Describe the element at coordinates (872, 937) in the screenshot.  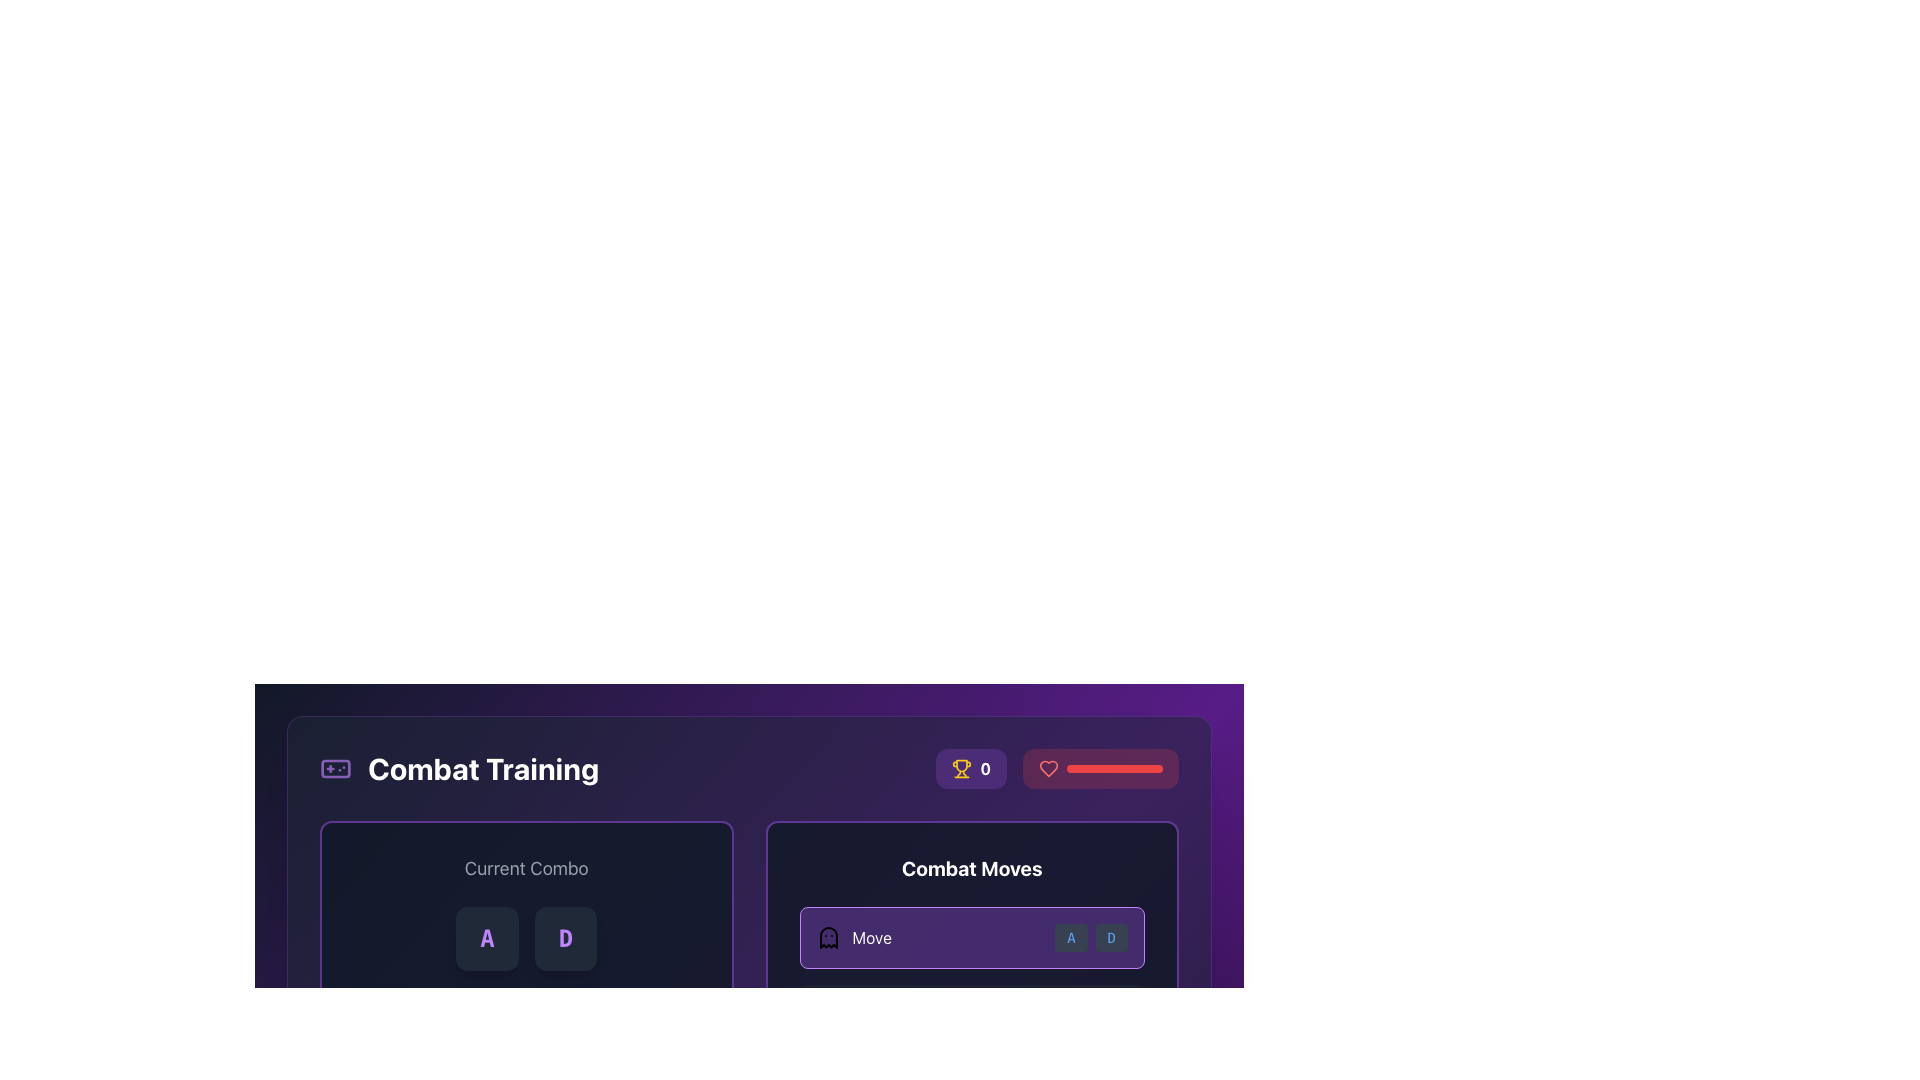
I see `text label displaying the word 'Move' in white font against a purple background, located next to a ghost icon in the Combat Moves section` at that location.